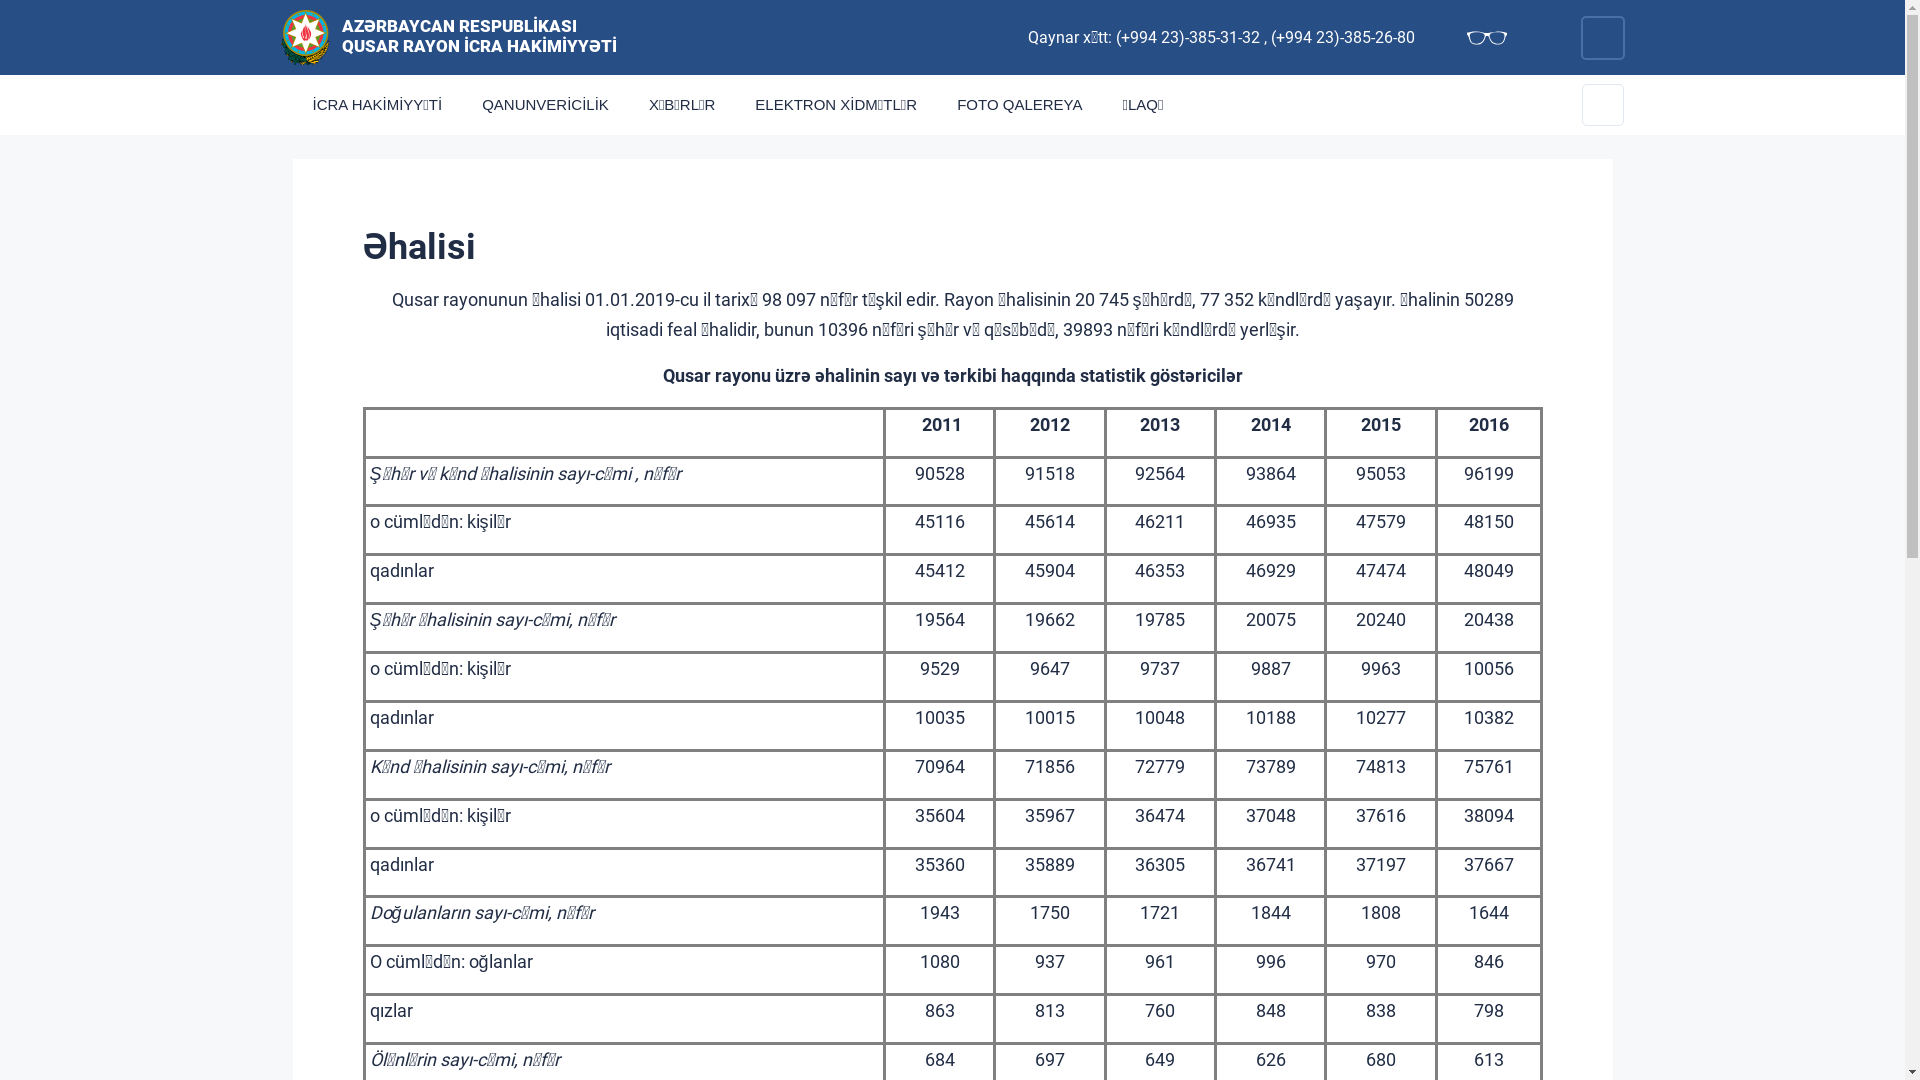 Image resolution: width=1920 pixels, height=1080 pixels. Describe the element at coordinates (460, 104) in the screenshot. I see `'QANUNVERICILIK'` at that location.